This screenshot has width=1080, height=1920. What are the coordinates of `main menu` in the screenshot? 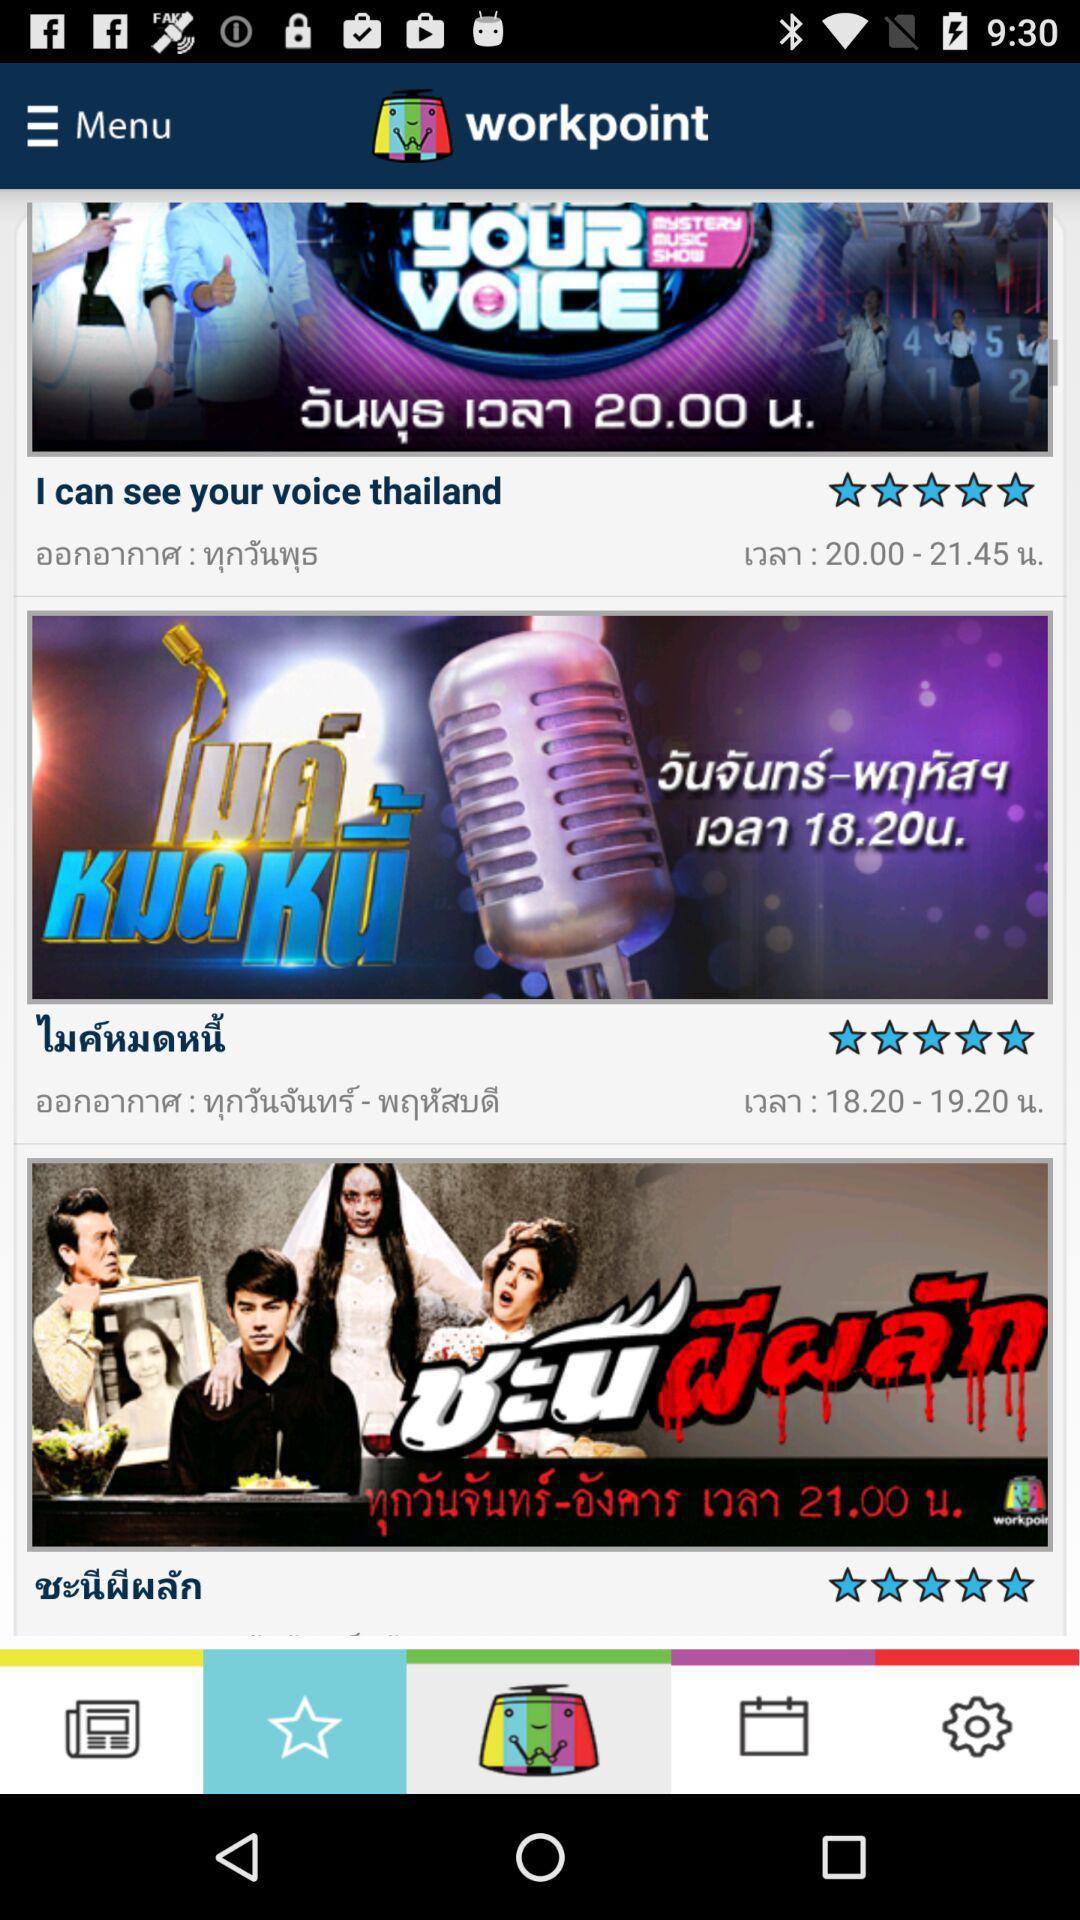 It's located at (99, 124).